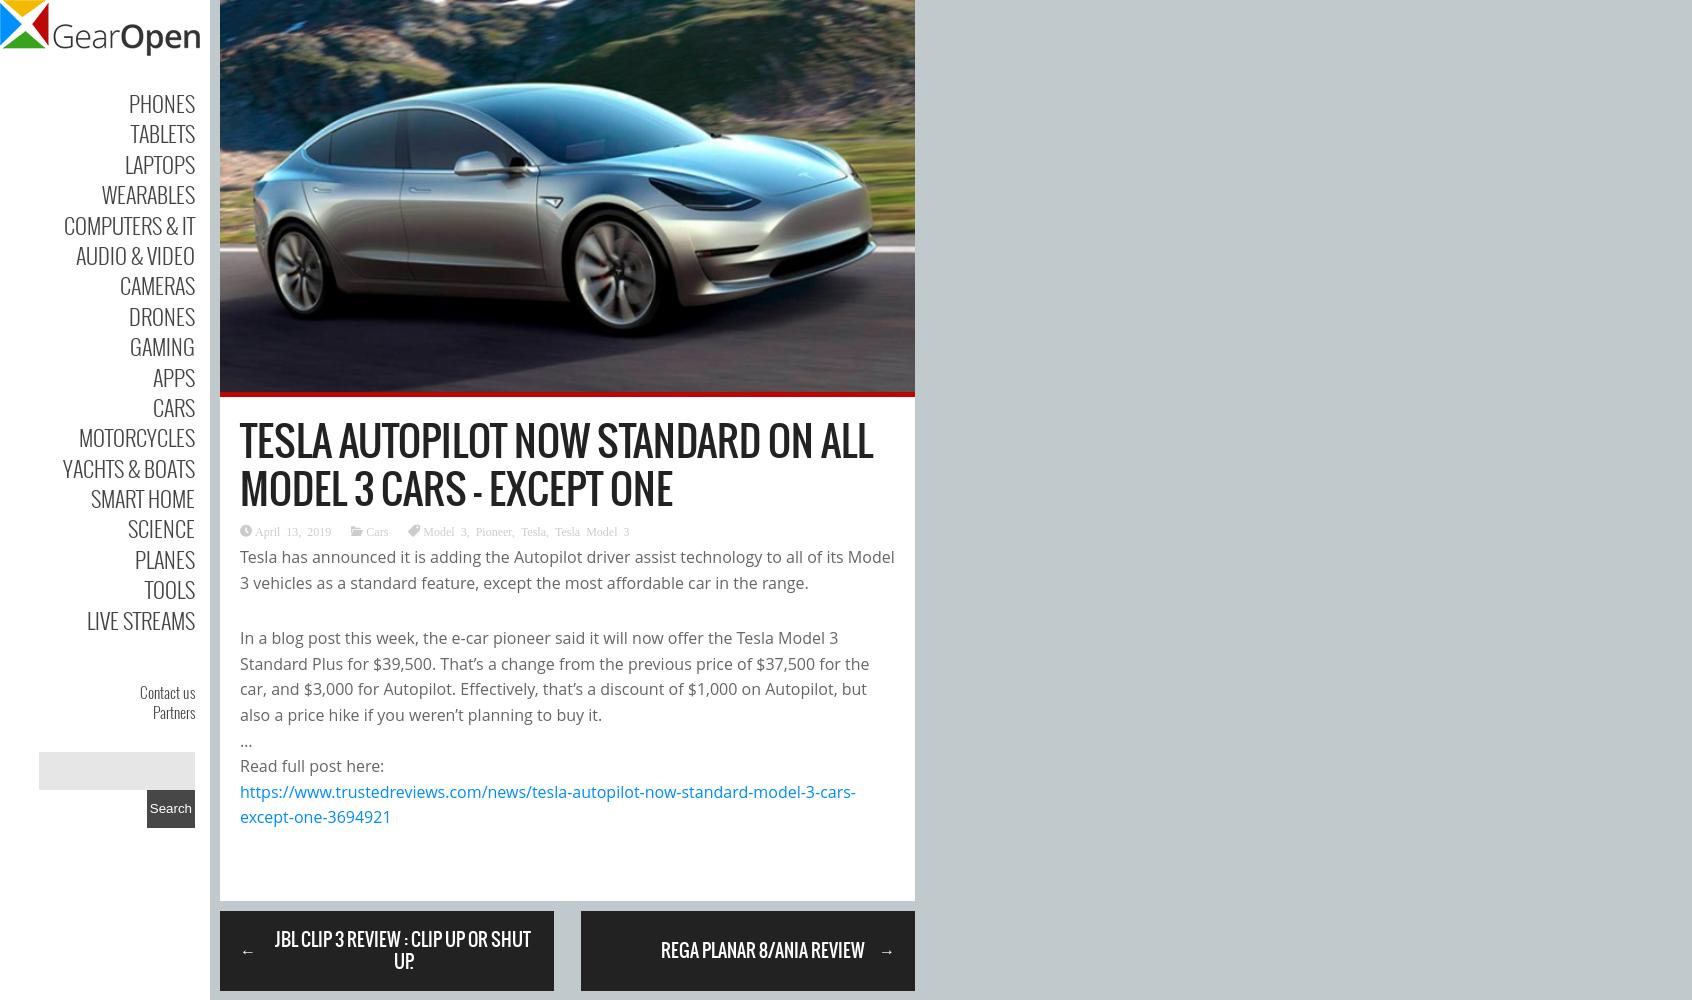 The width and height of the screenshot is (1692, 1000). What do you see at coordinates (140, 618) in the screenshot?
I see `'Live Streams'` at bounding box center [140, 618].